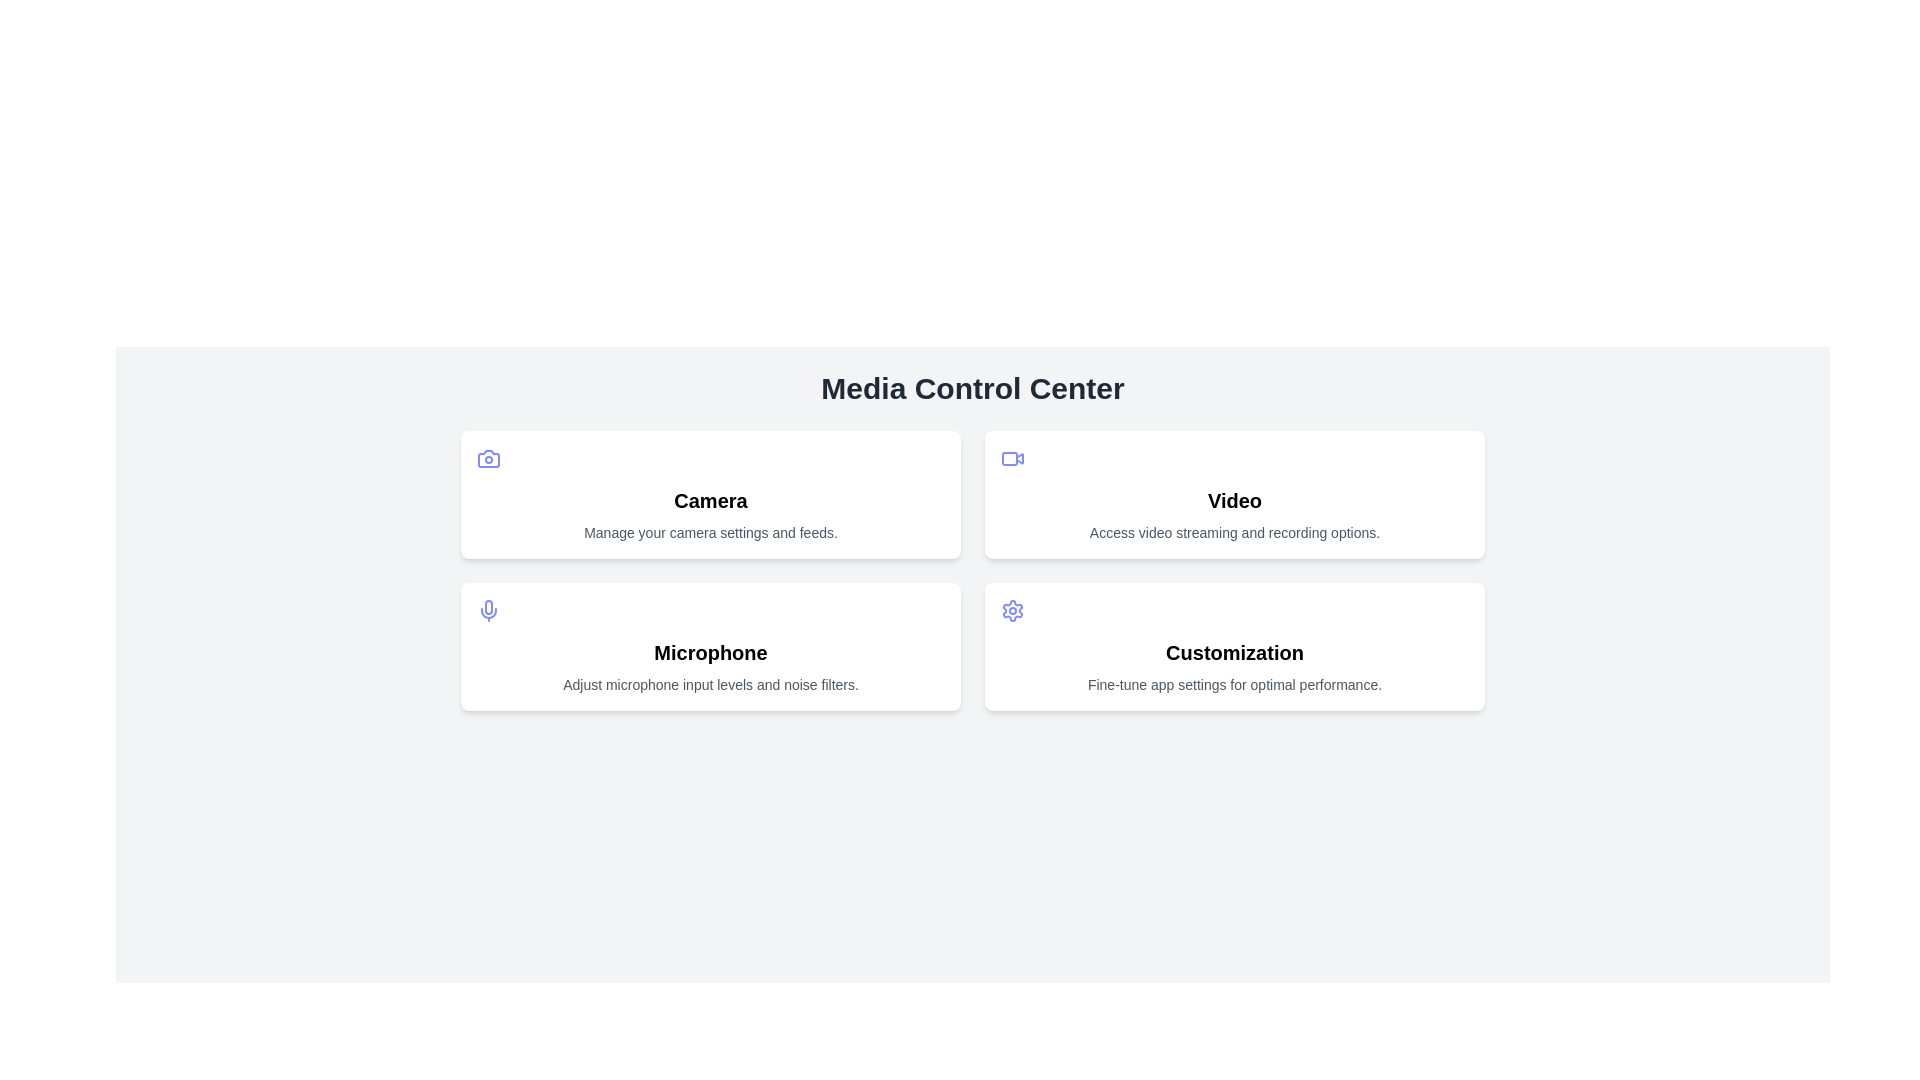 Image resolution: width=1920 pixels, height=1080 pixels. What do you see at coordinates (710, 684) in the screenshot?
I see `the descriptive text located at the bottom of the 'Microphone' card, which provides additional context about its features or purpose` at bounding box center [710, 684].